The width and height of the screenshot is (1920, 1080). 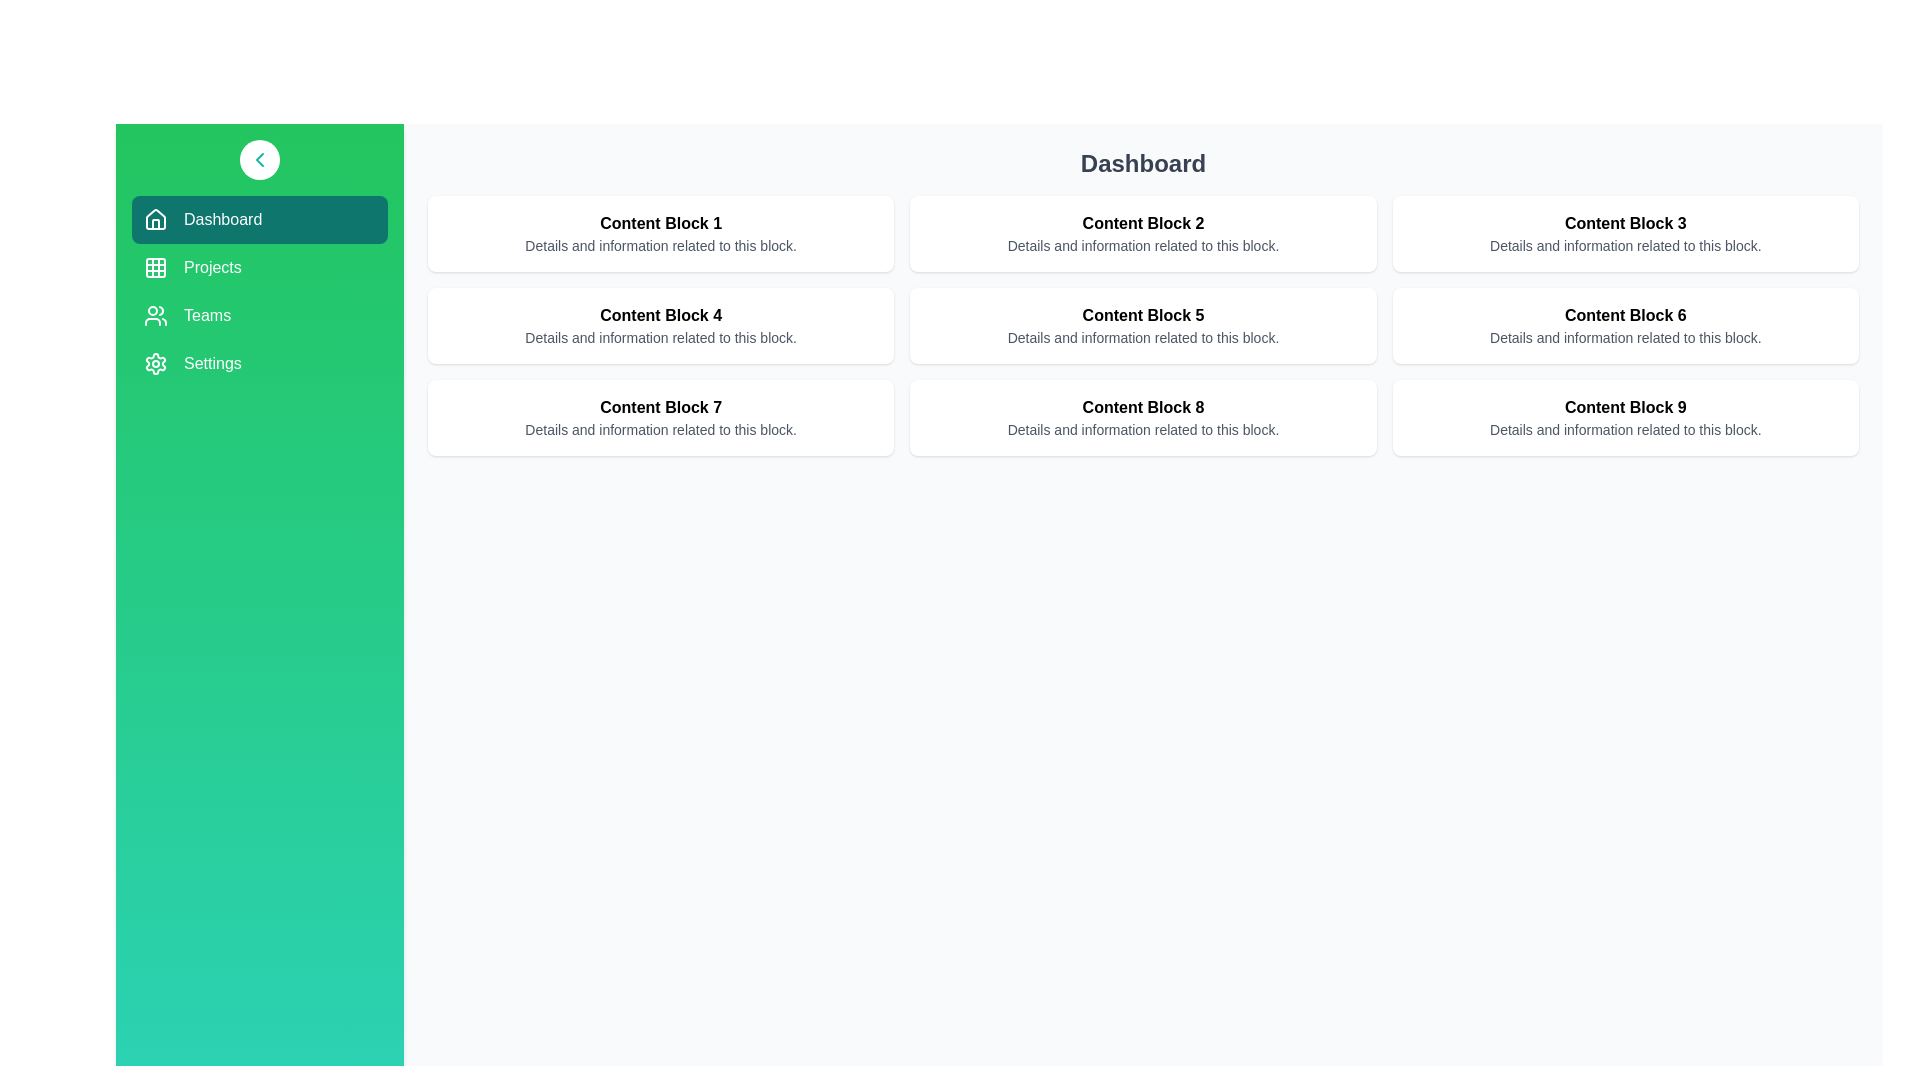 I want to click on the menu item Dashboard from the sidebar, so click(x=258, y=219).